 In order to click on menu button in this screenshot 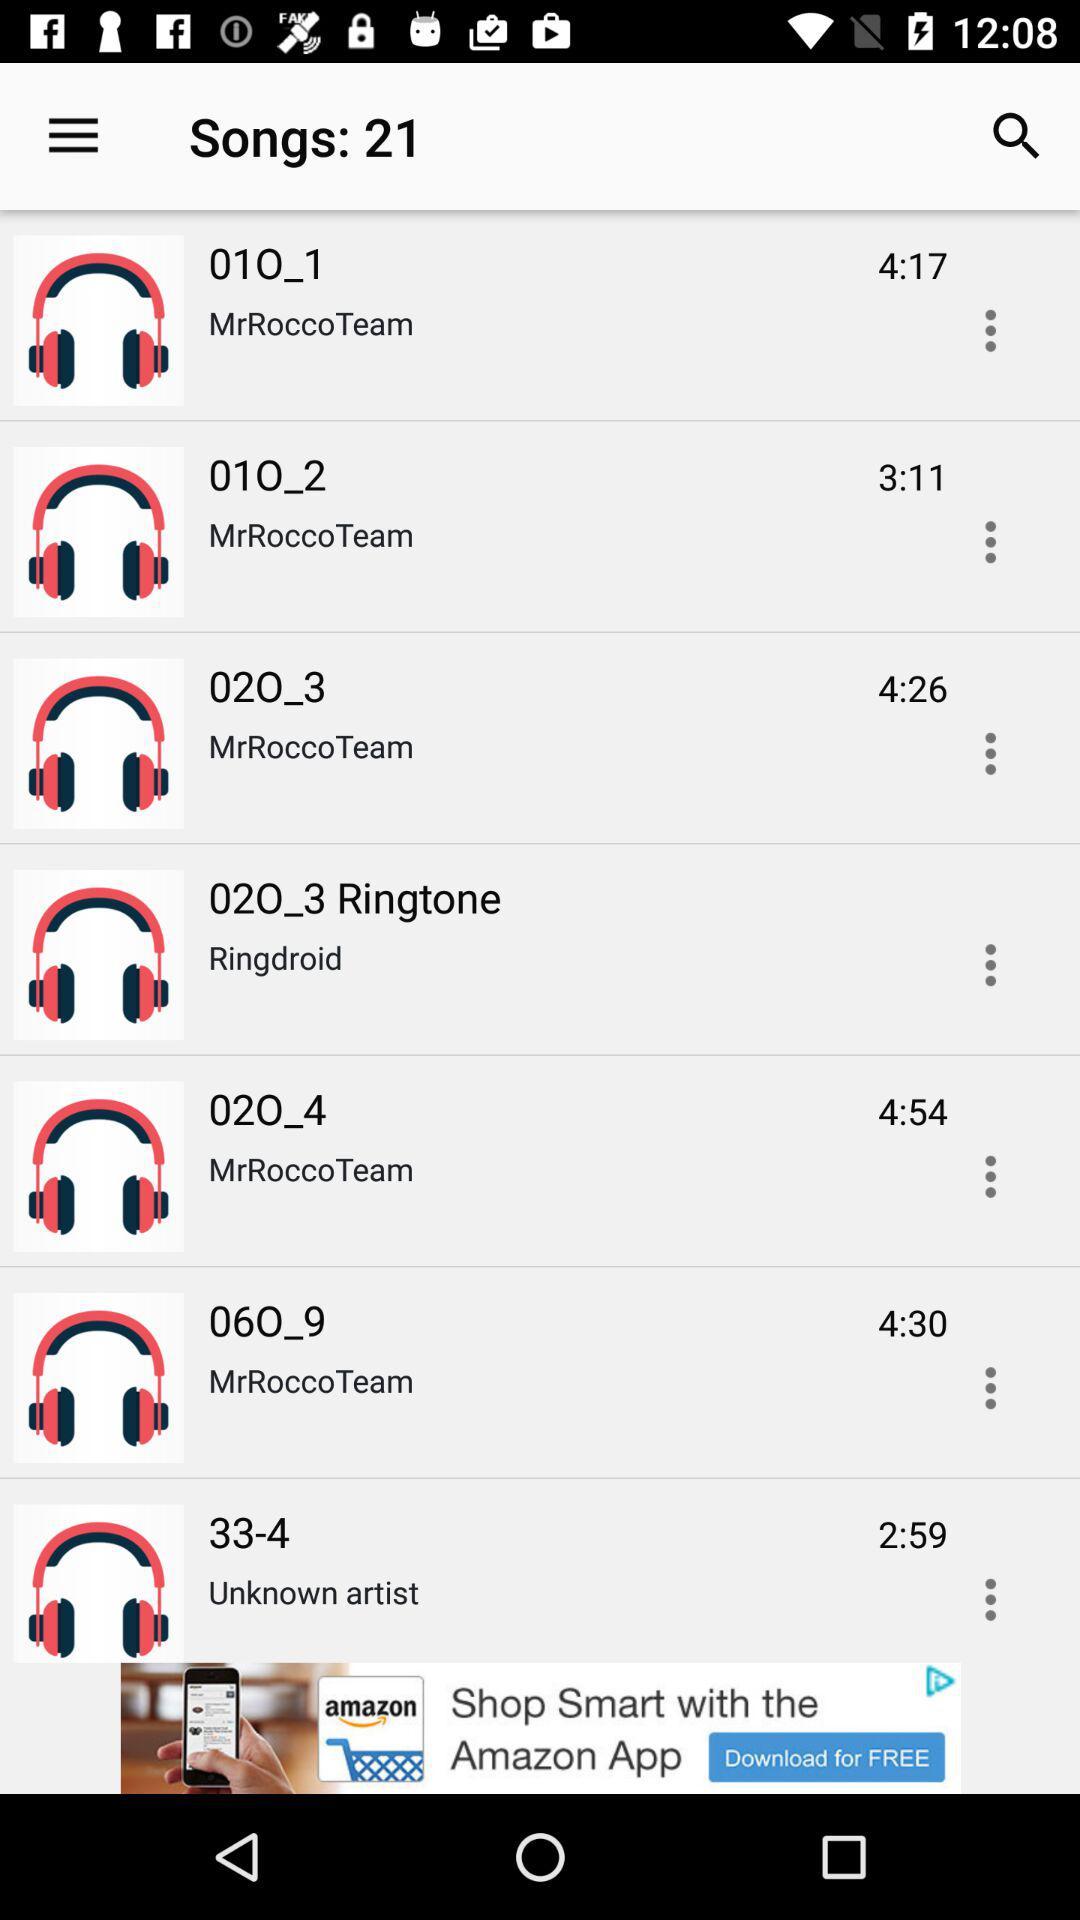, I will do `click(990, 965)`.